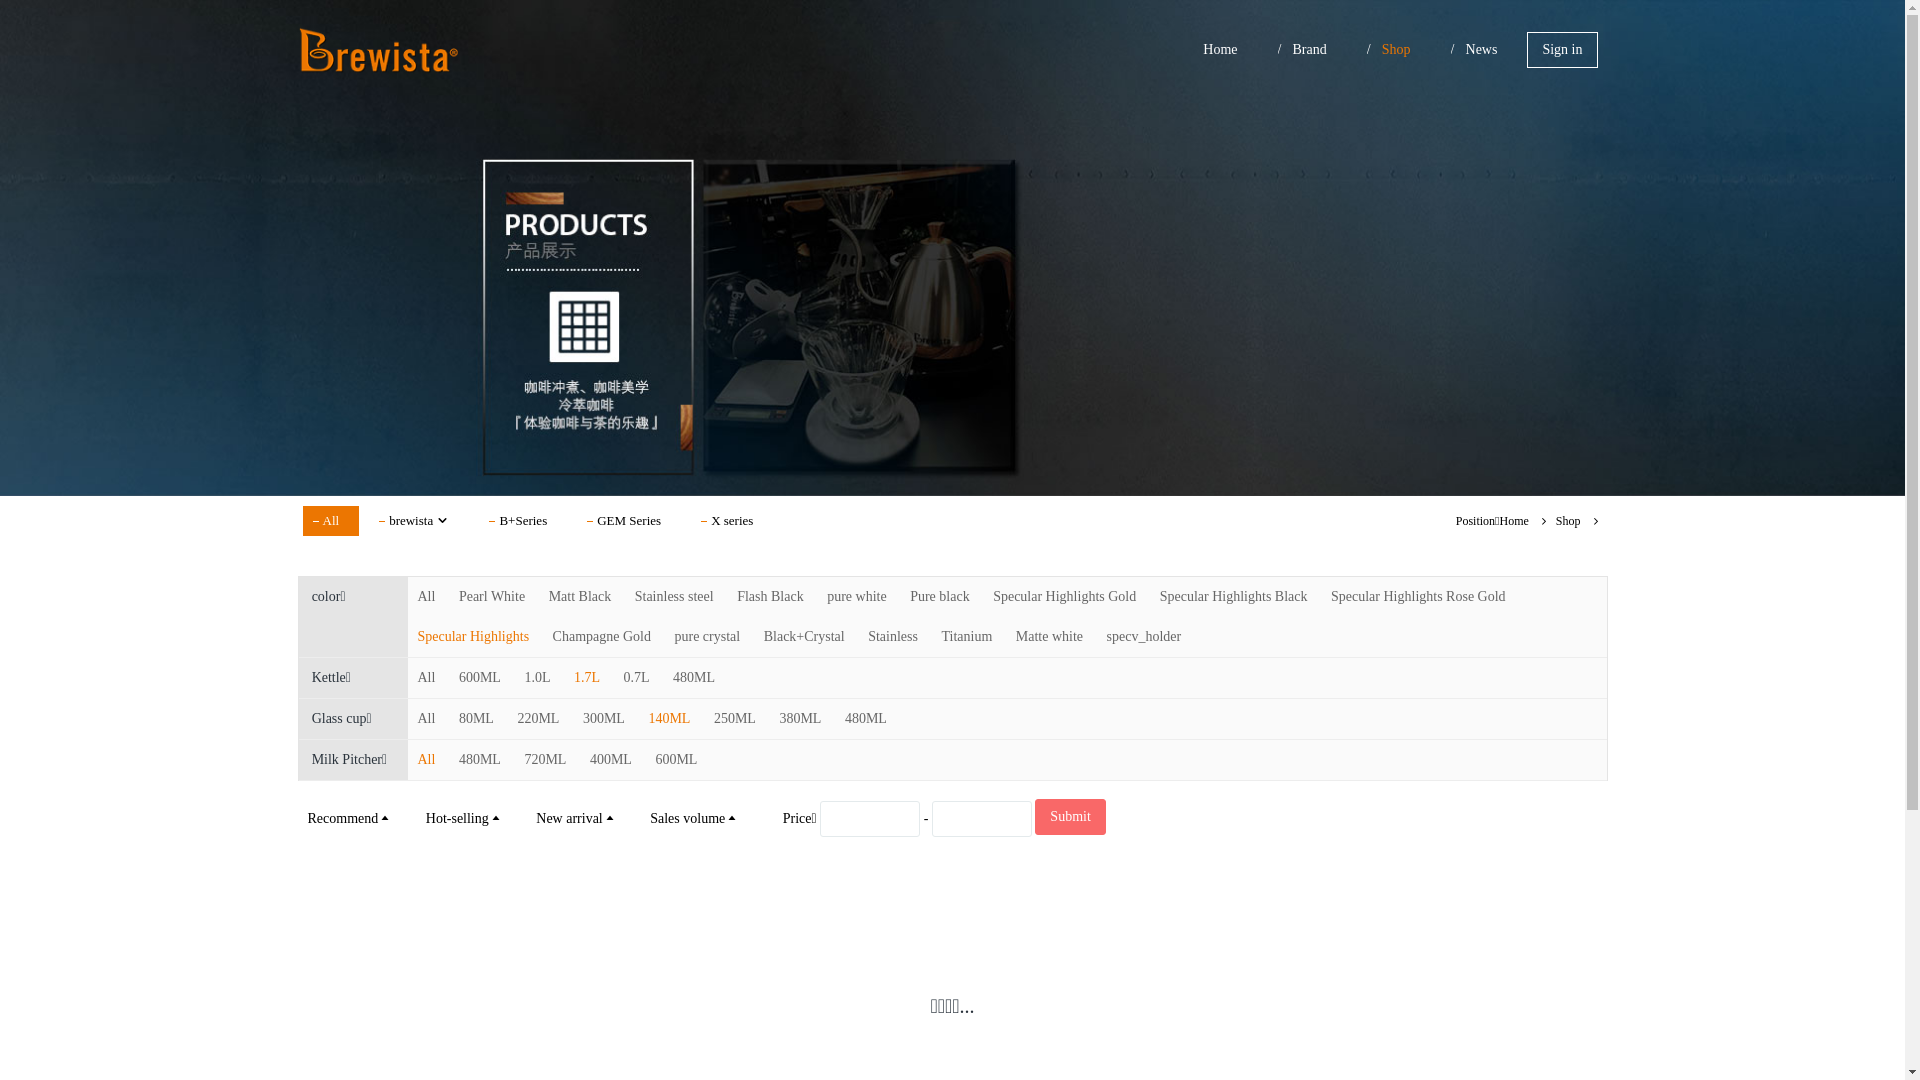  I want to click on 'Submit', so click(1069, 817).